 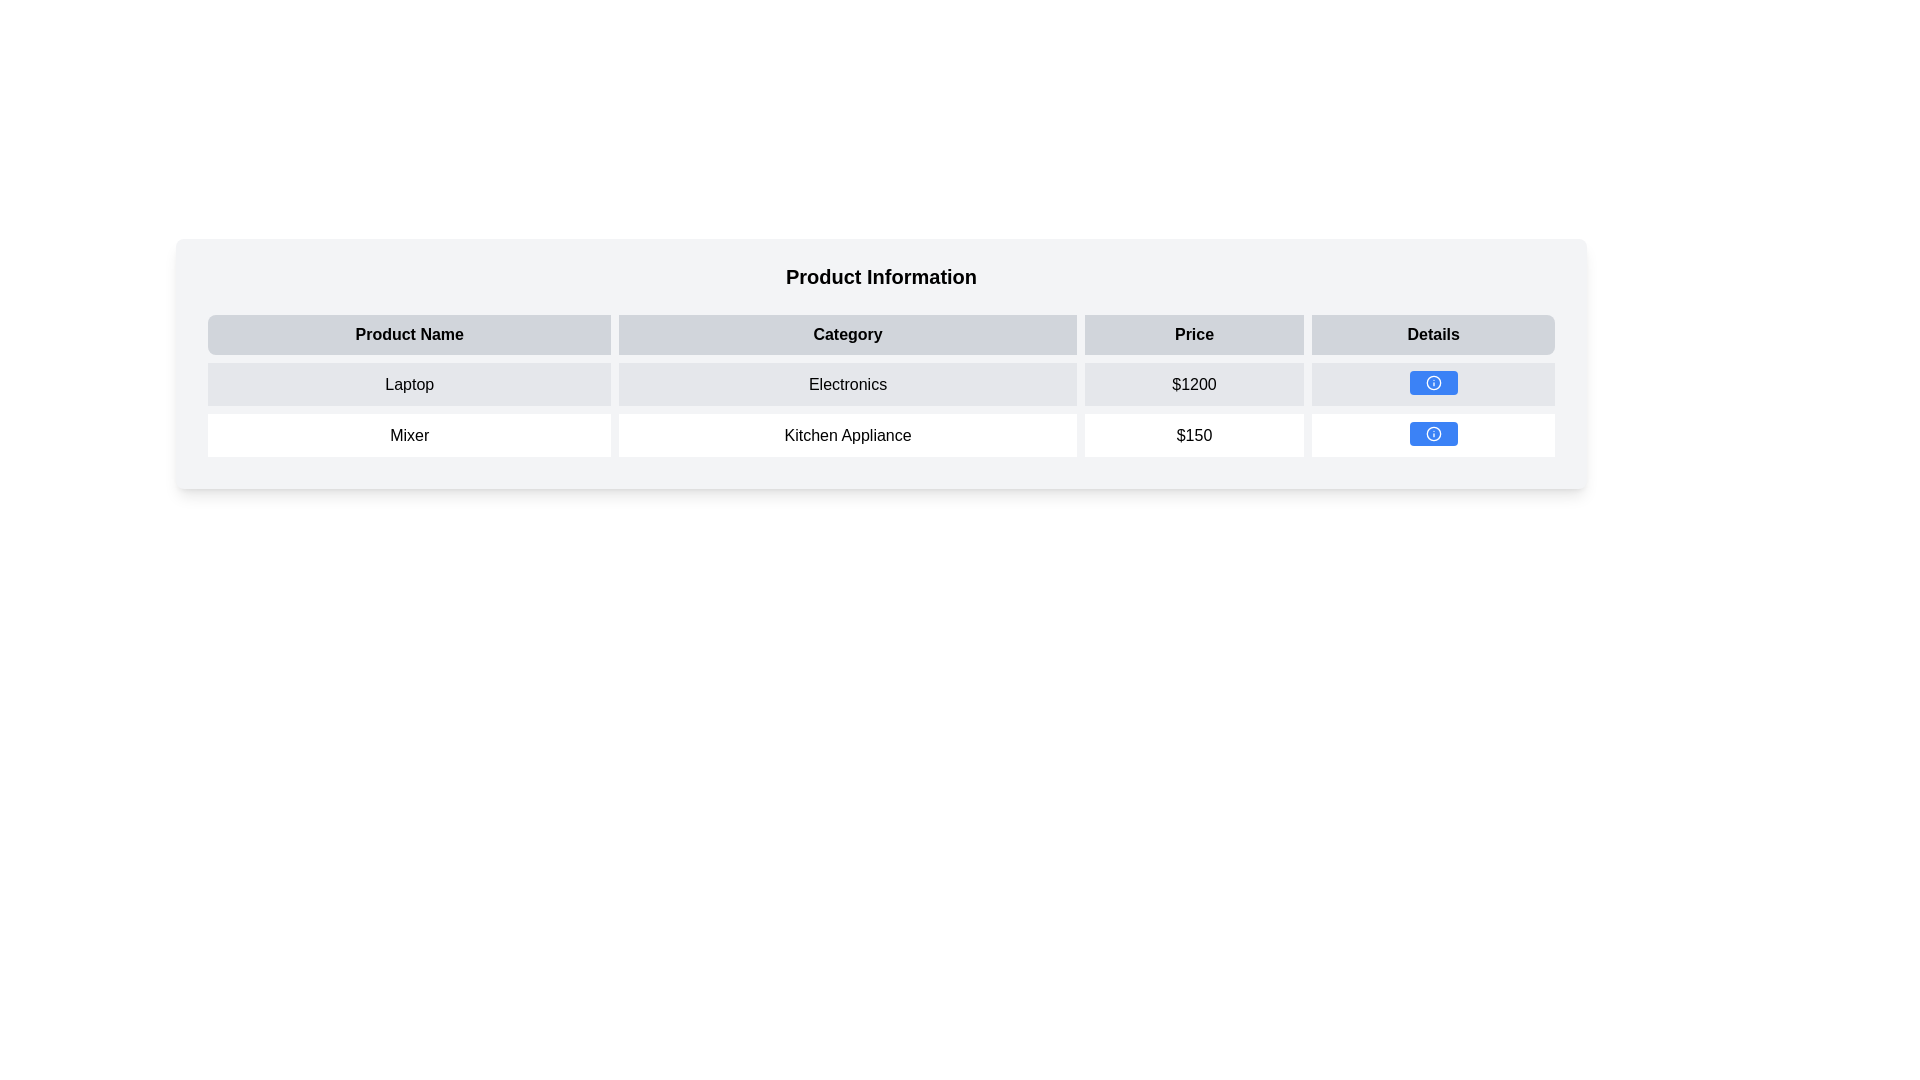 I want to click on the text of the header that indicates the subject of the product details above the table for copying, so click(x=880, y=277).